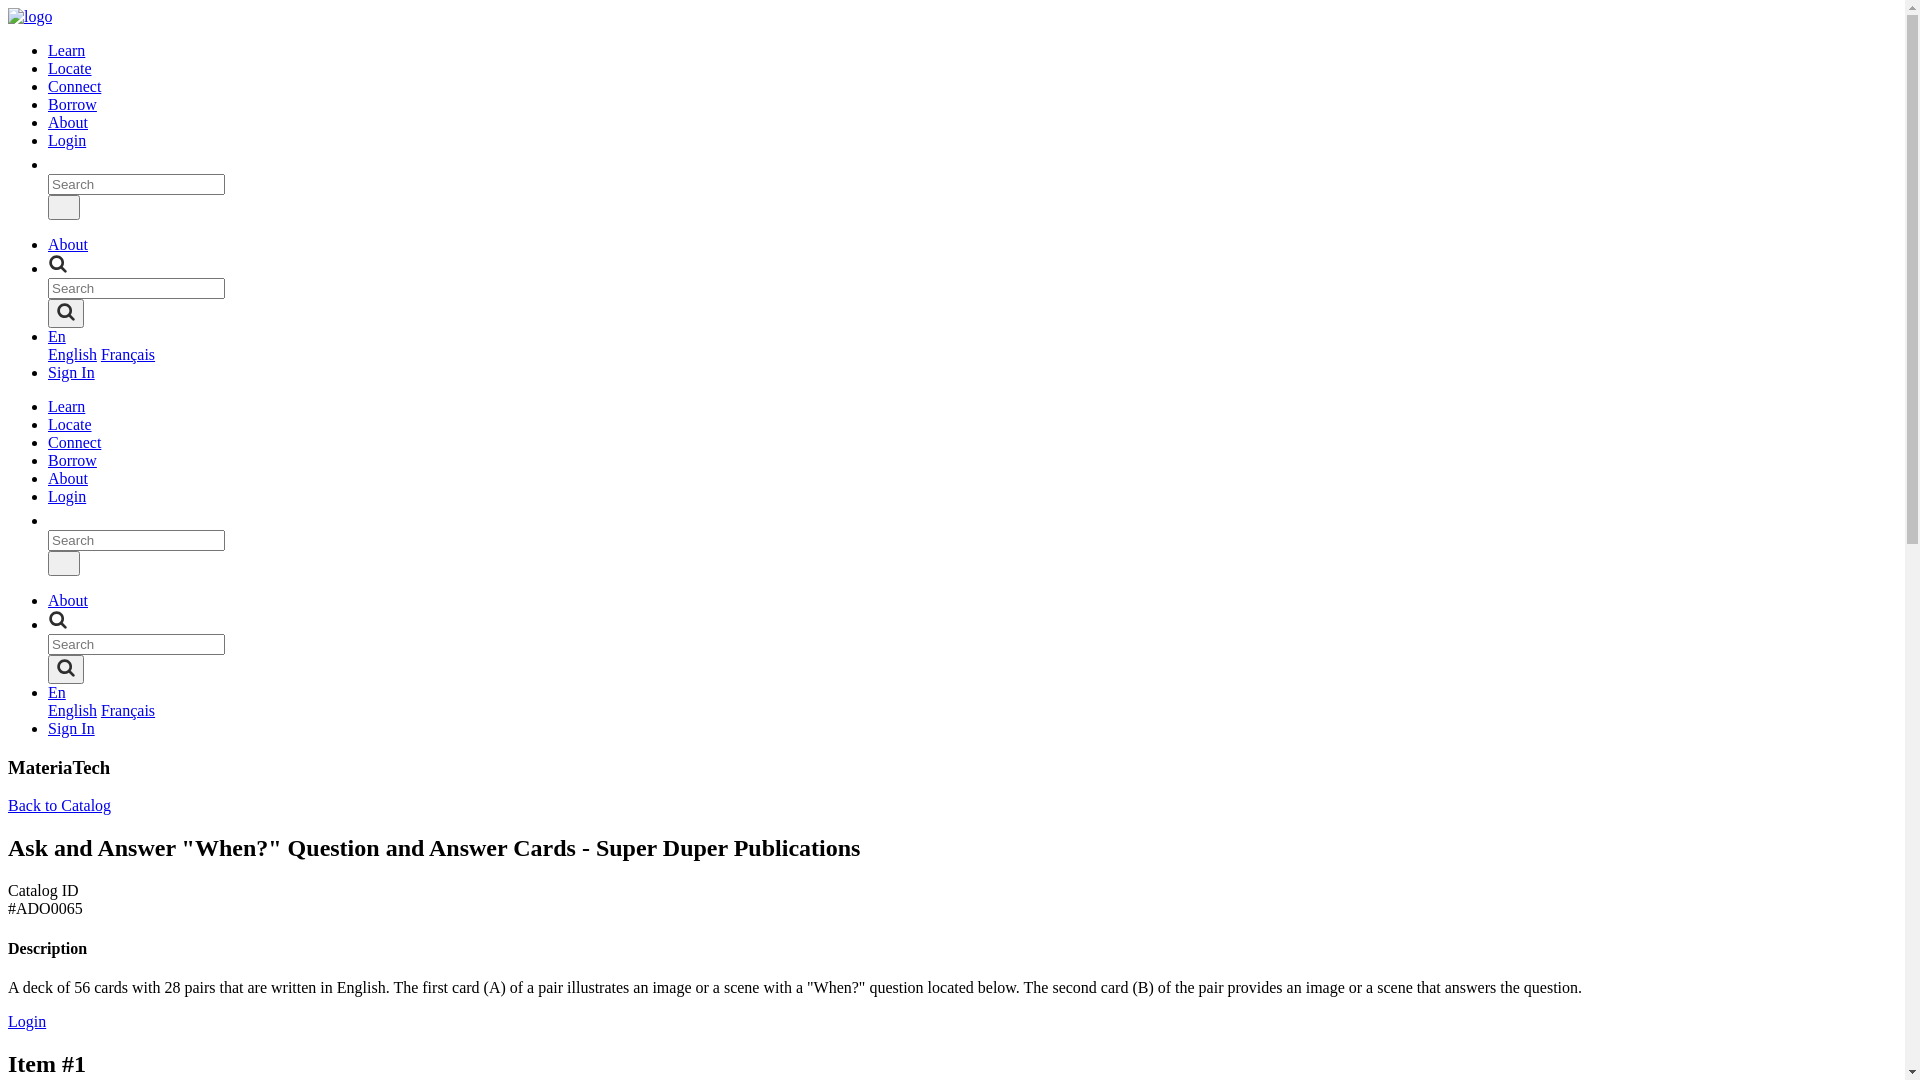 The image size is (1920, 1080). Describe the element at coordinates (48, 139) in the screenshot. I see `'Login'` at that location.